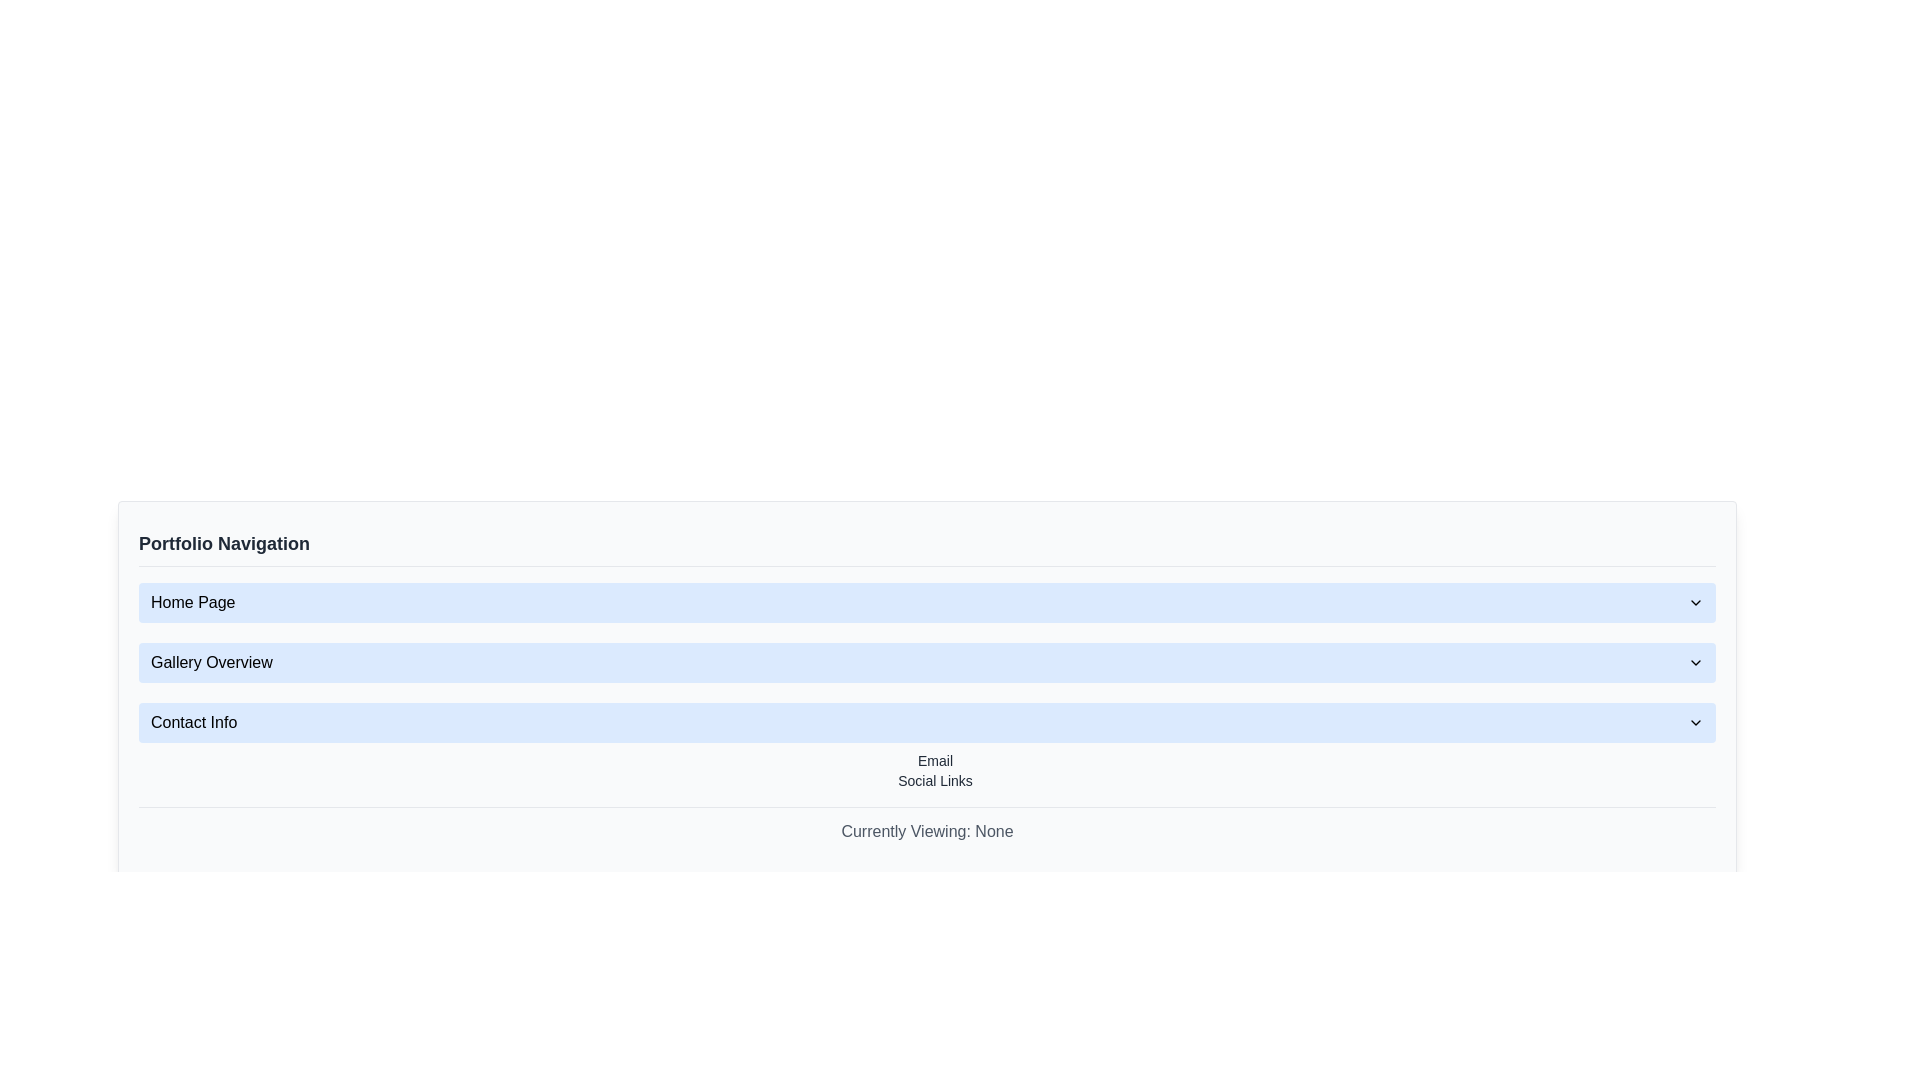 The image size is (1920, 1080). What do you see at coordinates (1694, 722) in the screenshot?
I see `the chevron icon on the 'Contact Info' button` at bounding box center [1694, 722].